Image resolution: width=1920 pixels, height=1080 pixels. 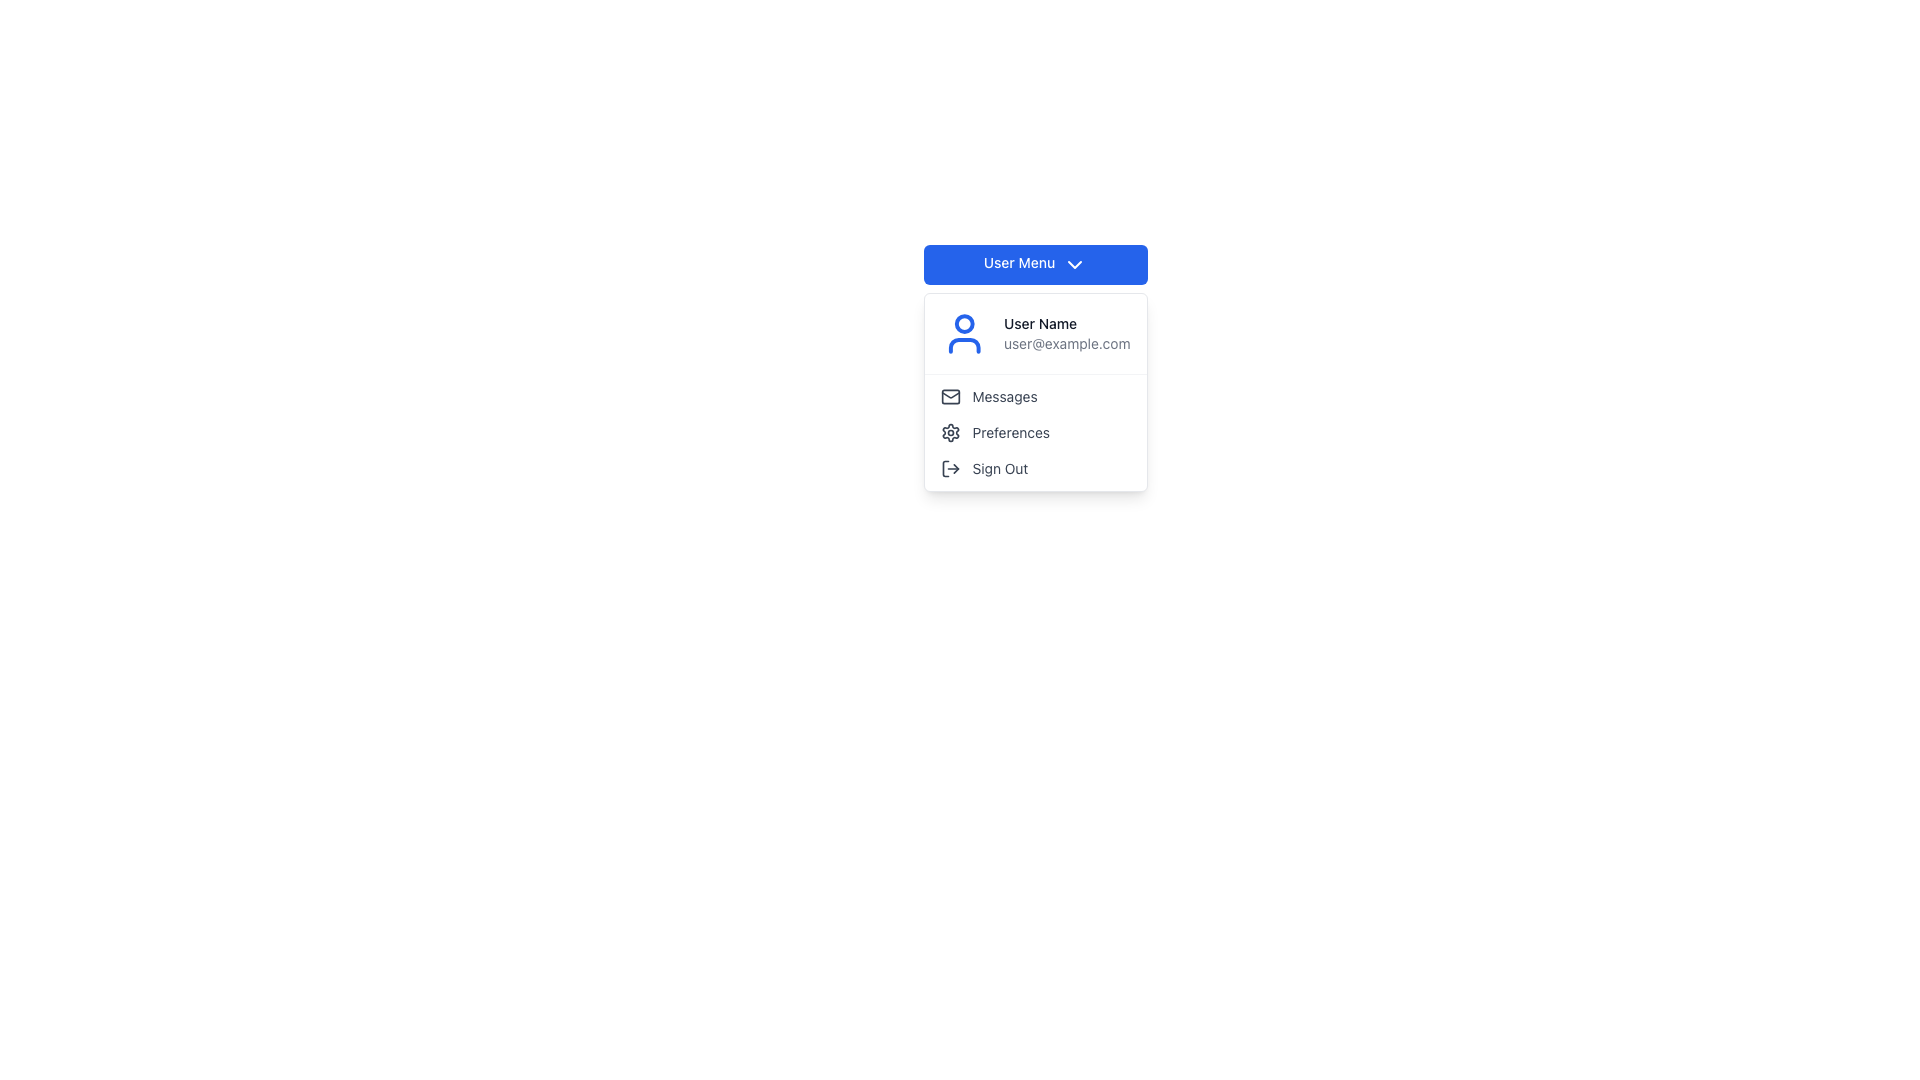 What do you see at coordinates (964, 333) in the screenshot?
I see `the user account icon located at the top left inside the user menu drop-down, adjacent to the username and email text` at bounding box center [964, 333].